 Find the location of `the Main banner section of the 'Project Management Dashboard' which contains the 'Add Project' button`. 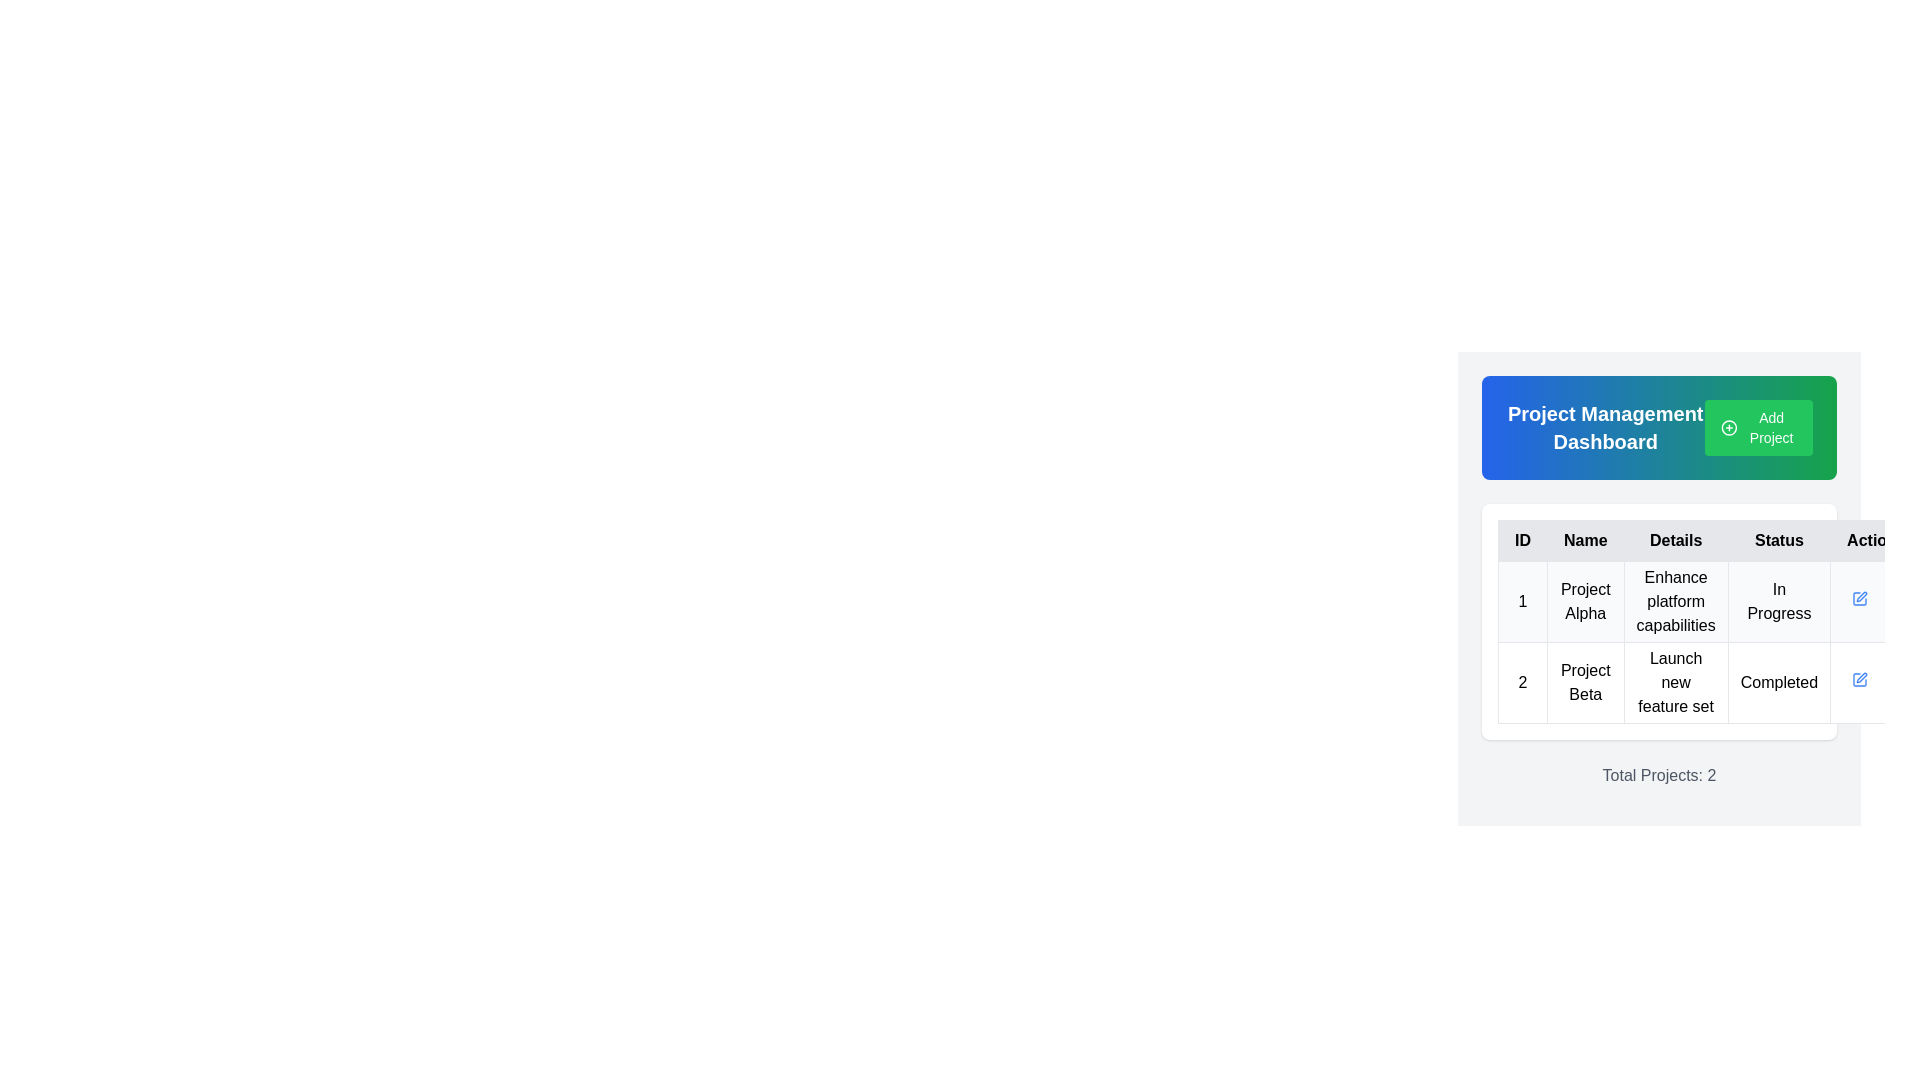

the Main banner section of the 'Project Management Dashboard' which contains the 'Add Project' button is located at coordinates (1659, 427).